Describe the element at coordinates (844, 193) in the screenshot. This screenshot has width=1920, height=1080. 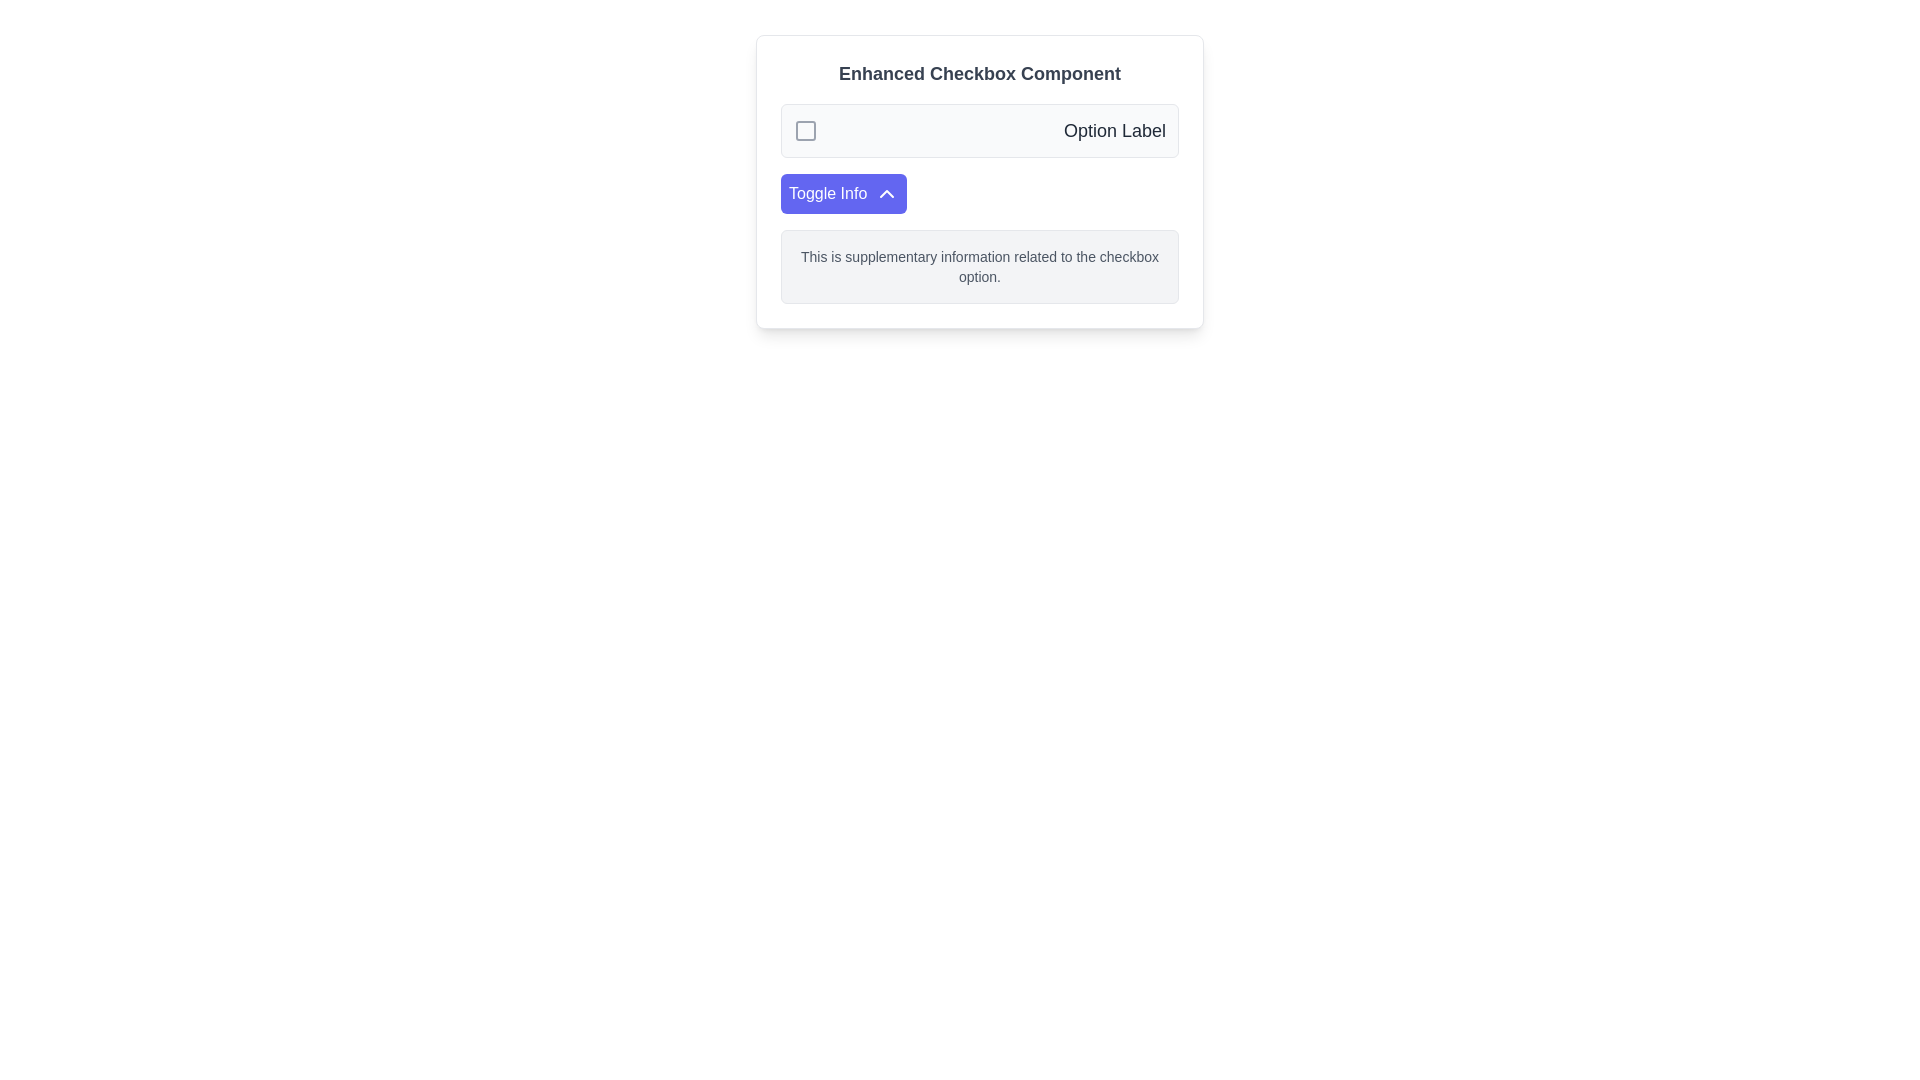
I see `the 'Toggle Info' button, which is a rectangular button with rounded corners, vibrant indigo background, and white text, located below the 'Option Label' checkbox area` at that location.